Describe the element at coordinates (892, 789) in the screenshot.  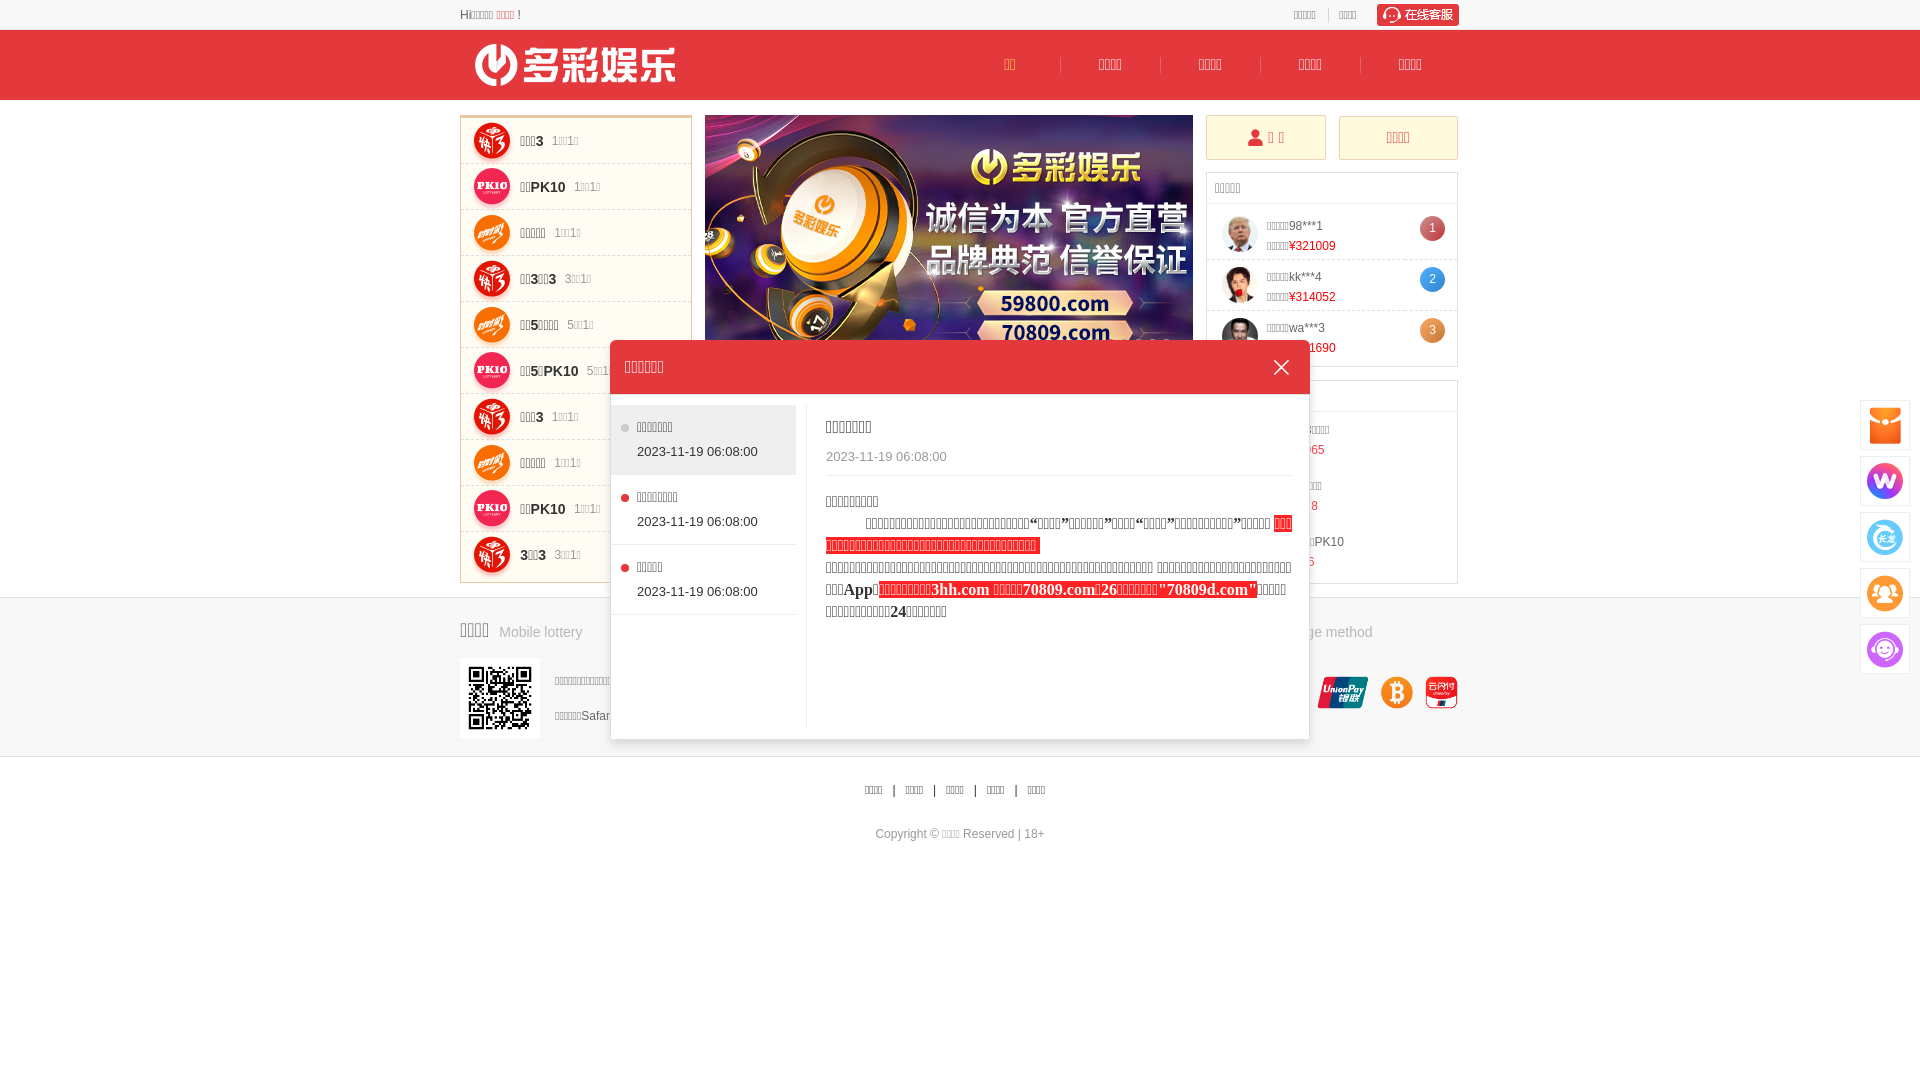
I see `'|'` at that location.